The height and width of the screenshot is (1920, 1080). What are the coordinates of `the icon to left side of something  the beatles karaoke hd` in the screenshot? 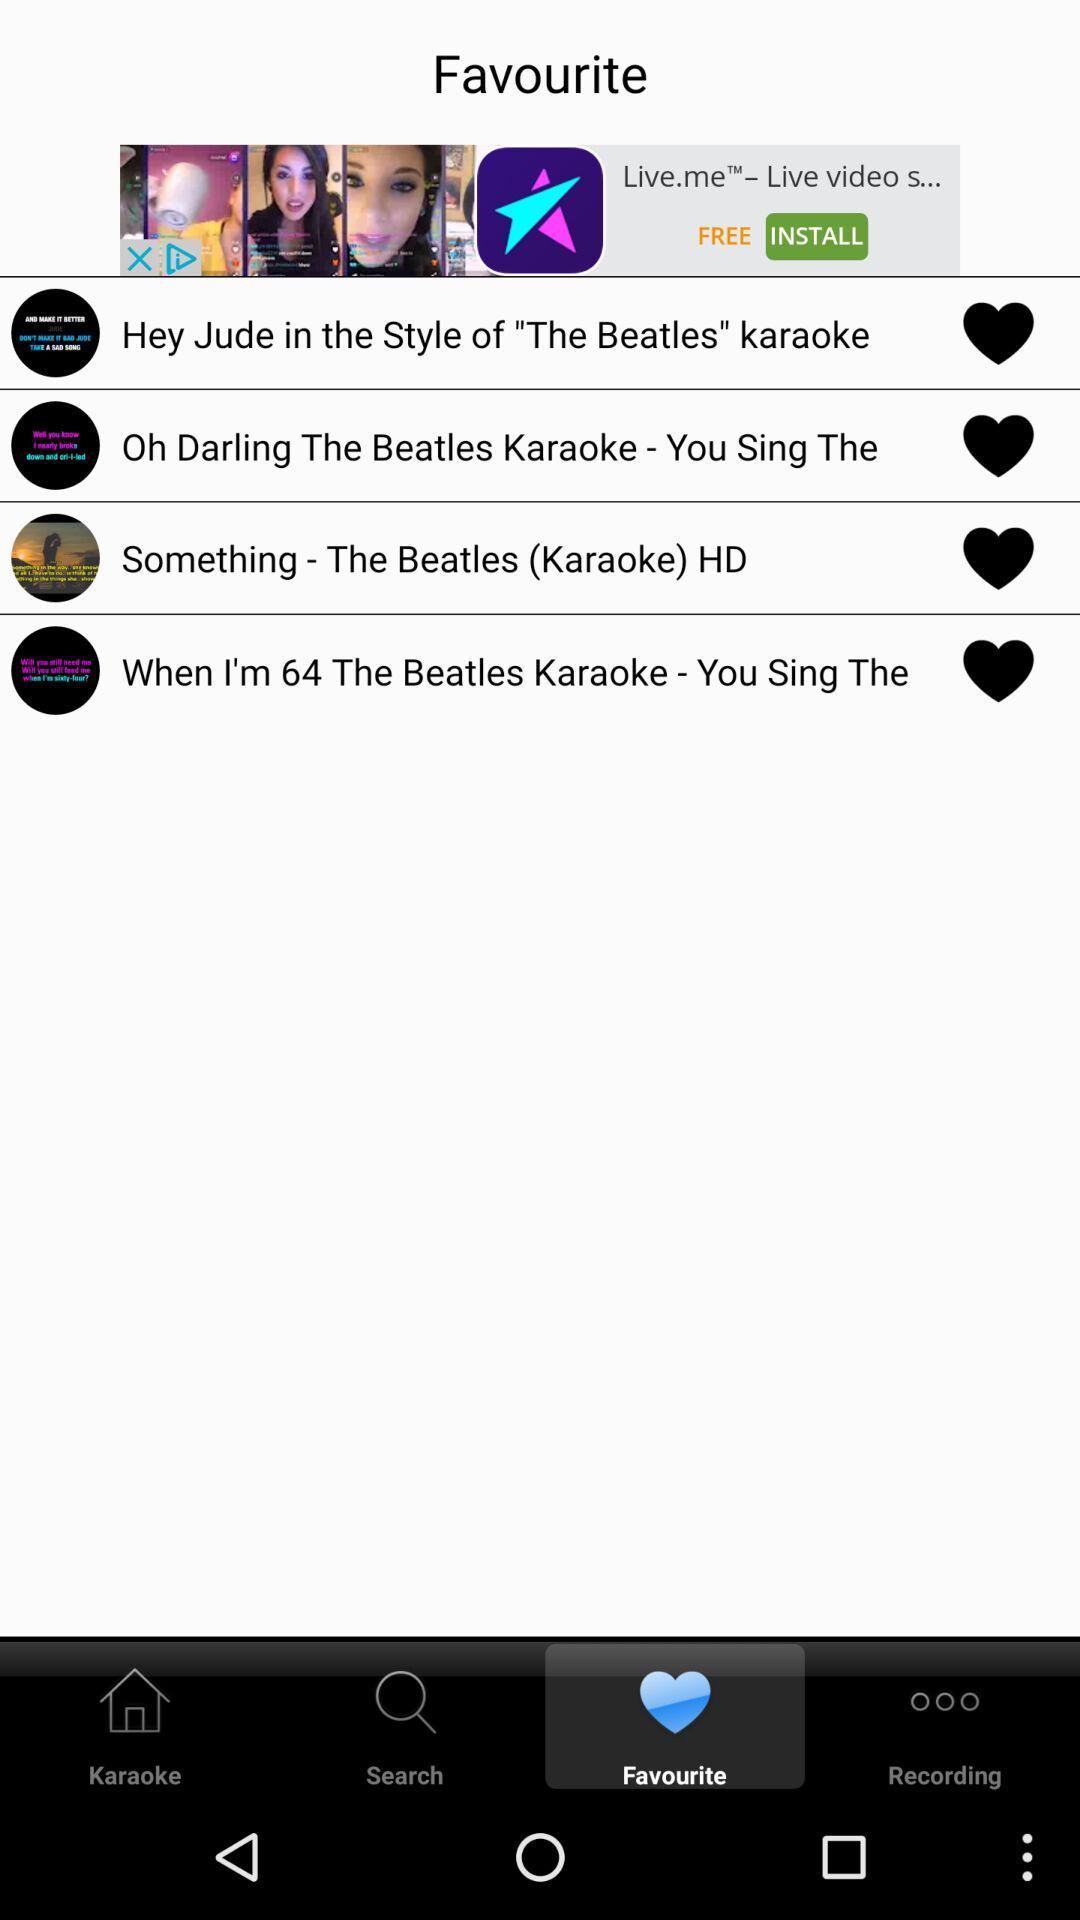 It's located at (54, 557).